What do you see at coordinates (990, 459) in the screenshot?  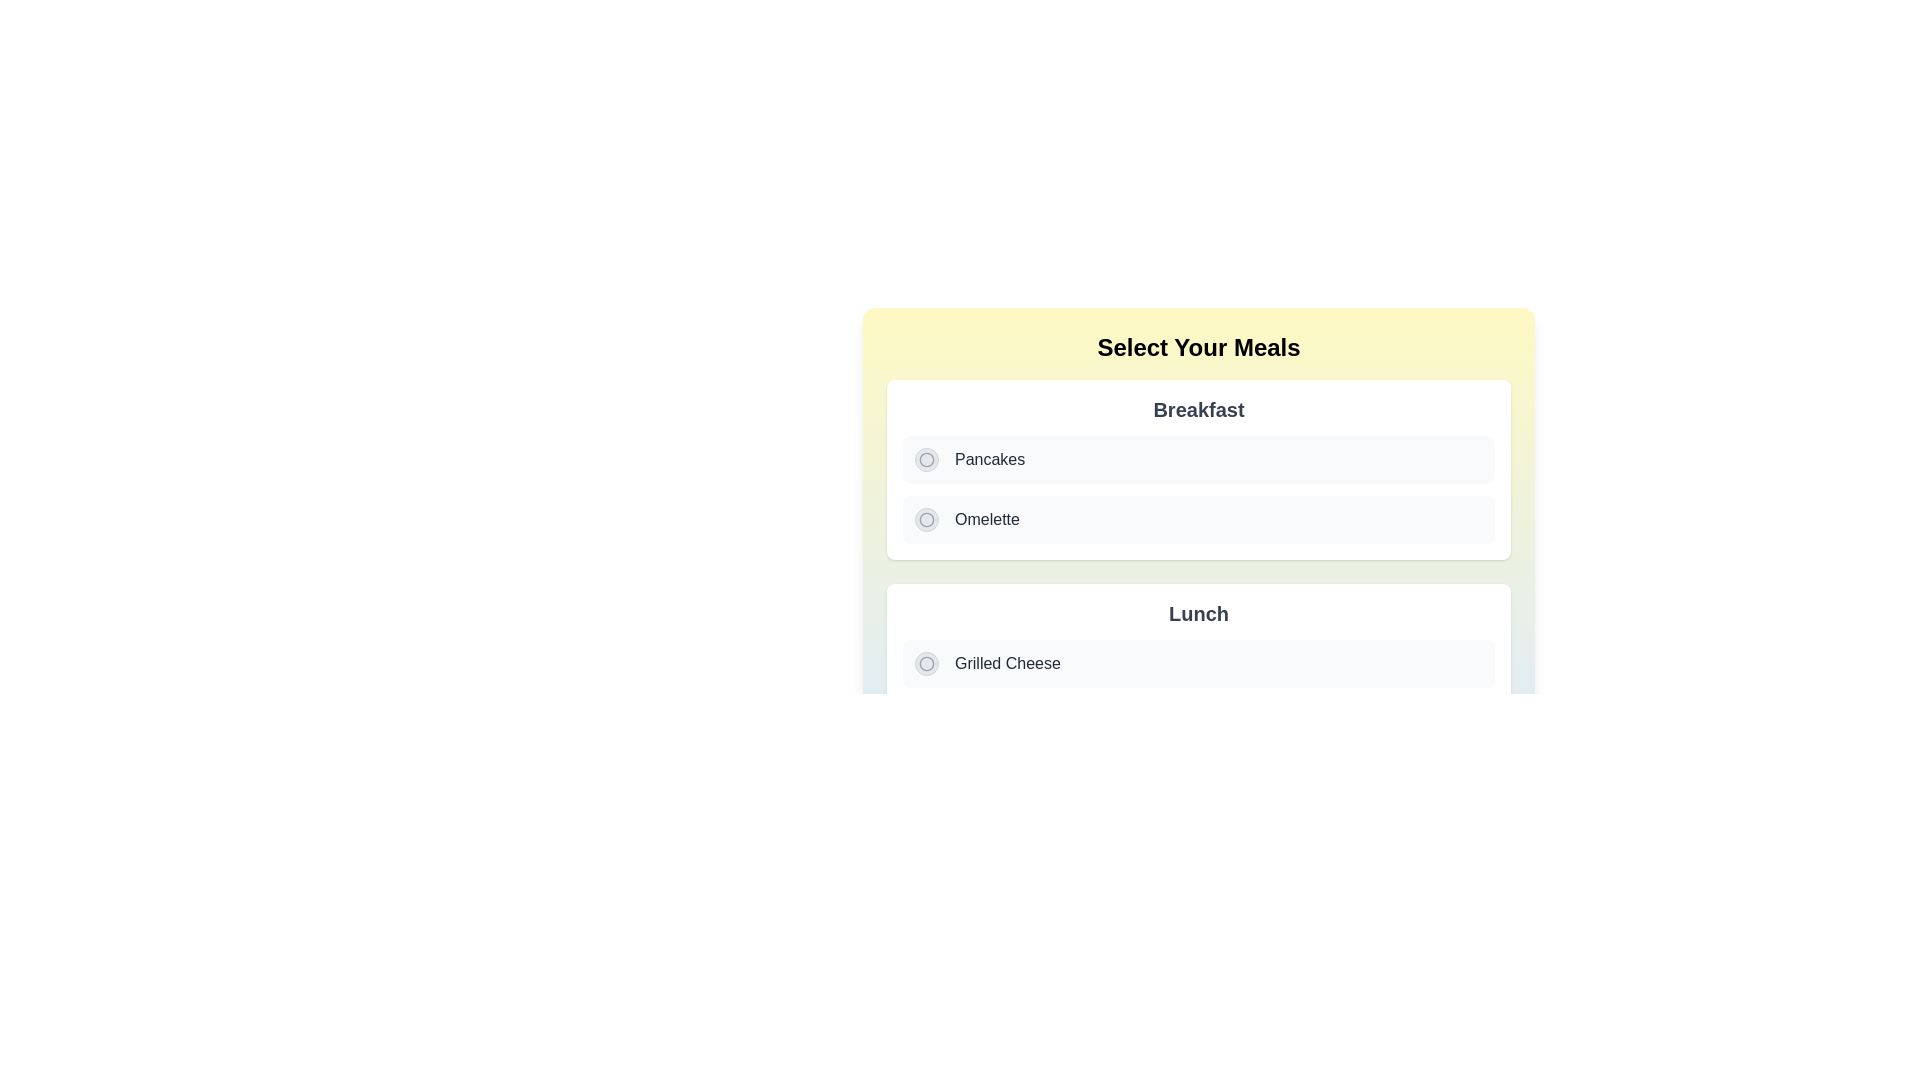 I see `the label describing the 'Pancakes' choice` at bounding box center [990, 459].